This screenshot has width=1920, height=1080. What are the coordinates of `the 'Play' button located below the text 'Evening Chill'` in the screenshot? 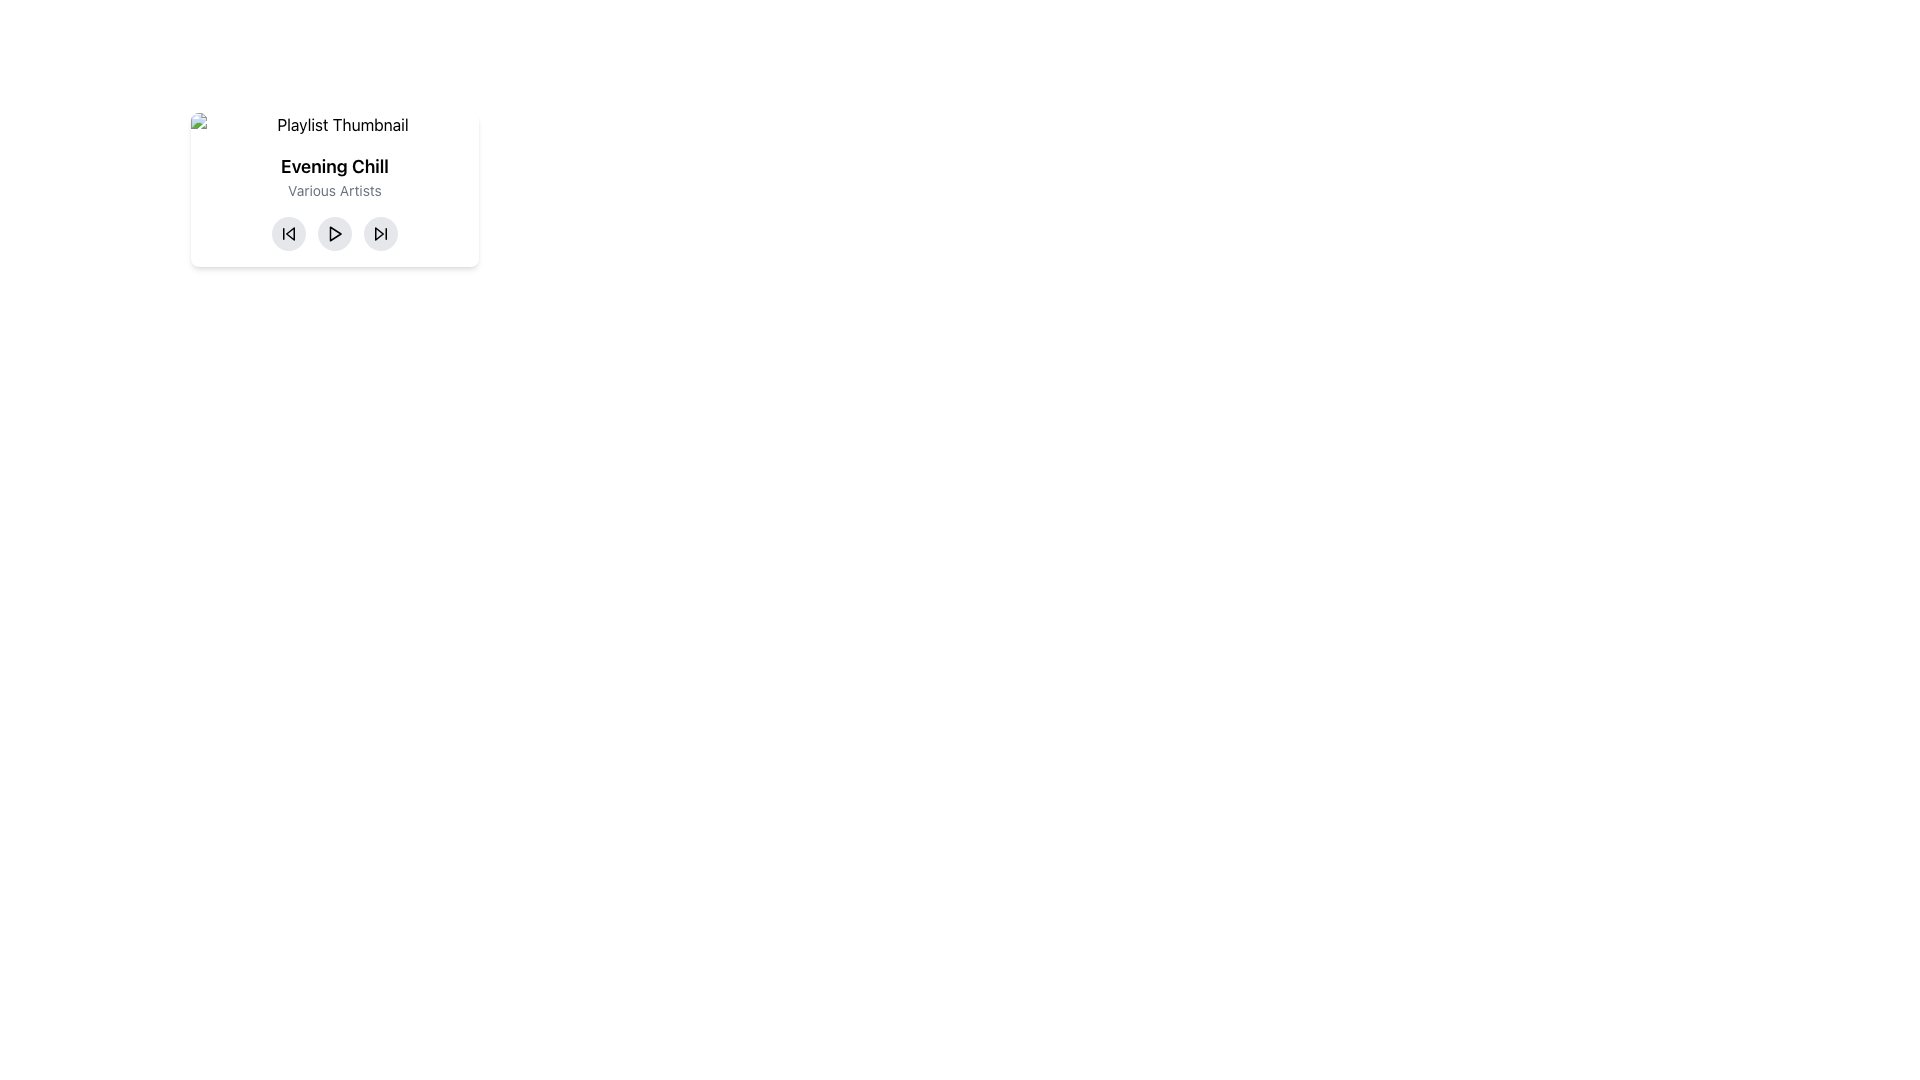 It's located at (335, 233).